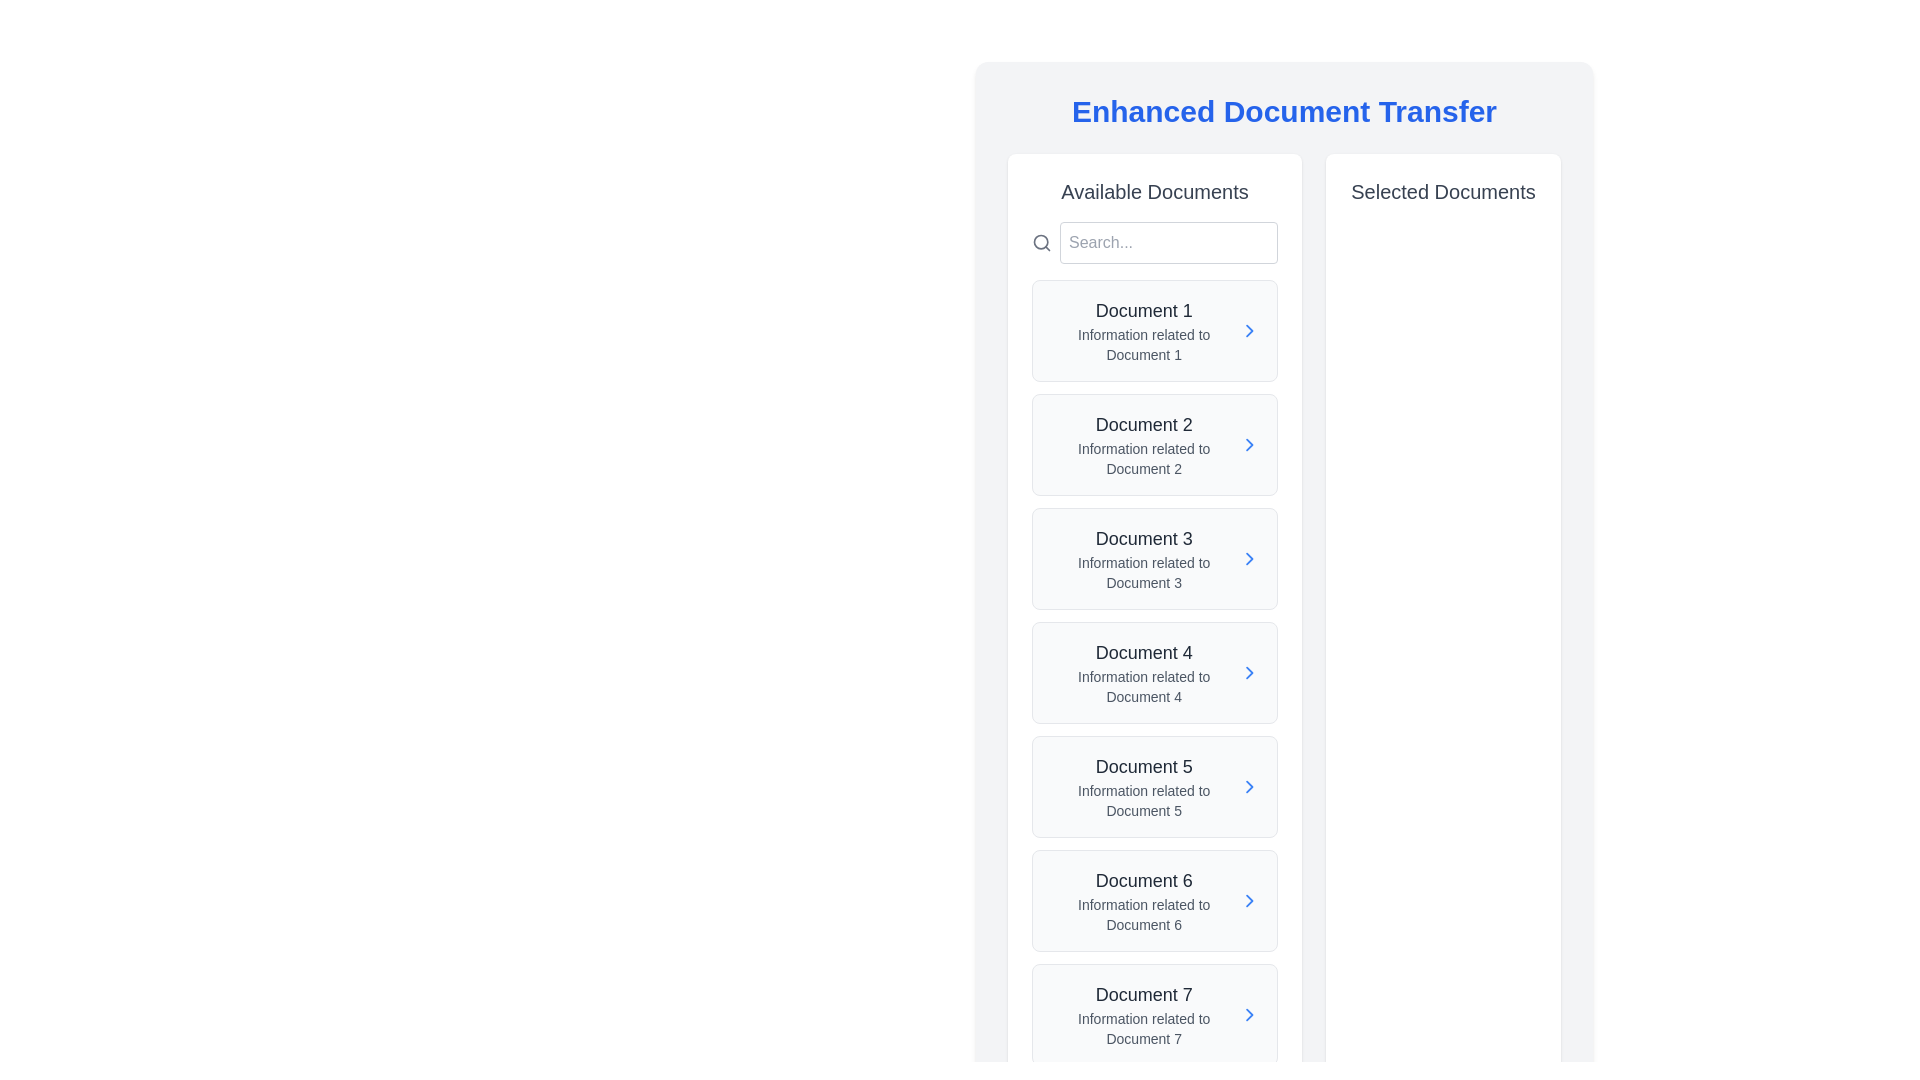 The height and width of the screenshot is (1080, 1920). I want to click on the icon indicating navigation or interaction for 'Document 2' located on the right side of its entry in the 'Available Documents' section, so click(1249, 443).